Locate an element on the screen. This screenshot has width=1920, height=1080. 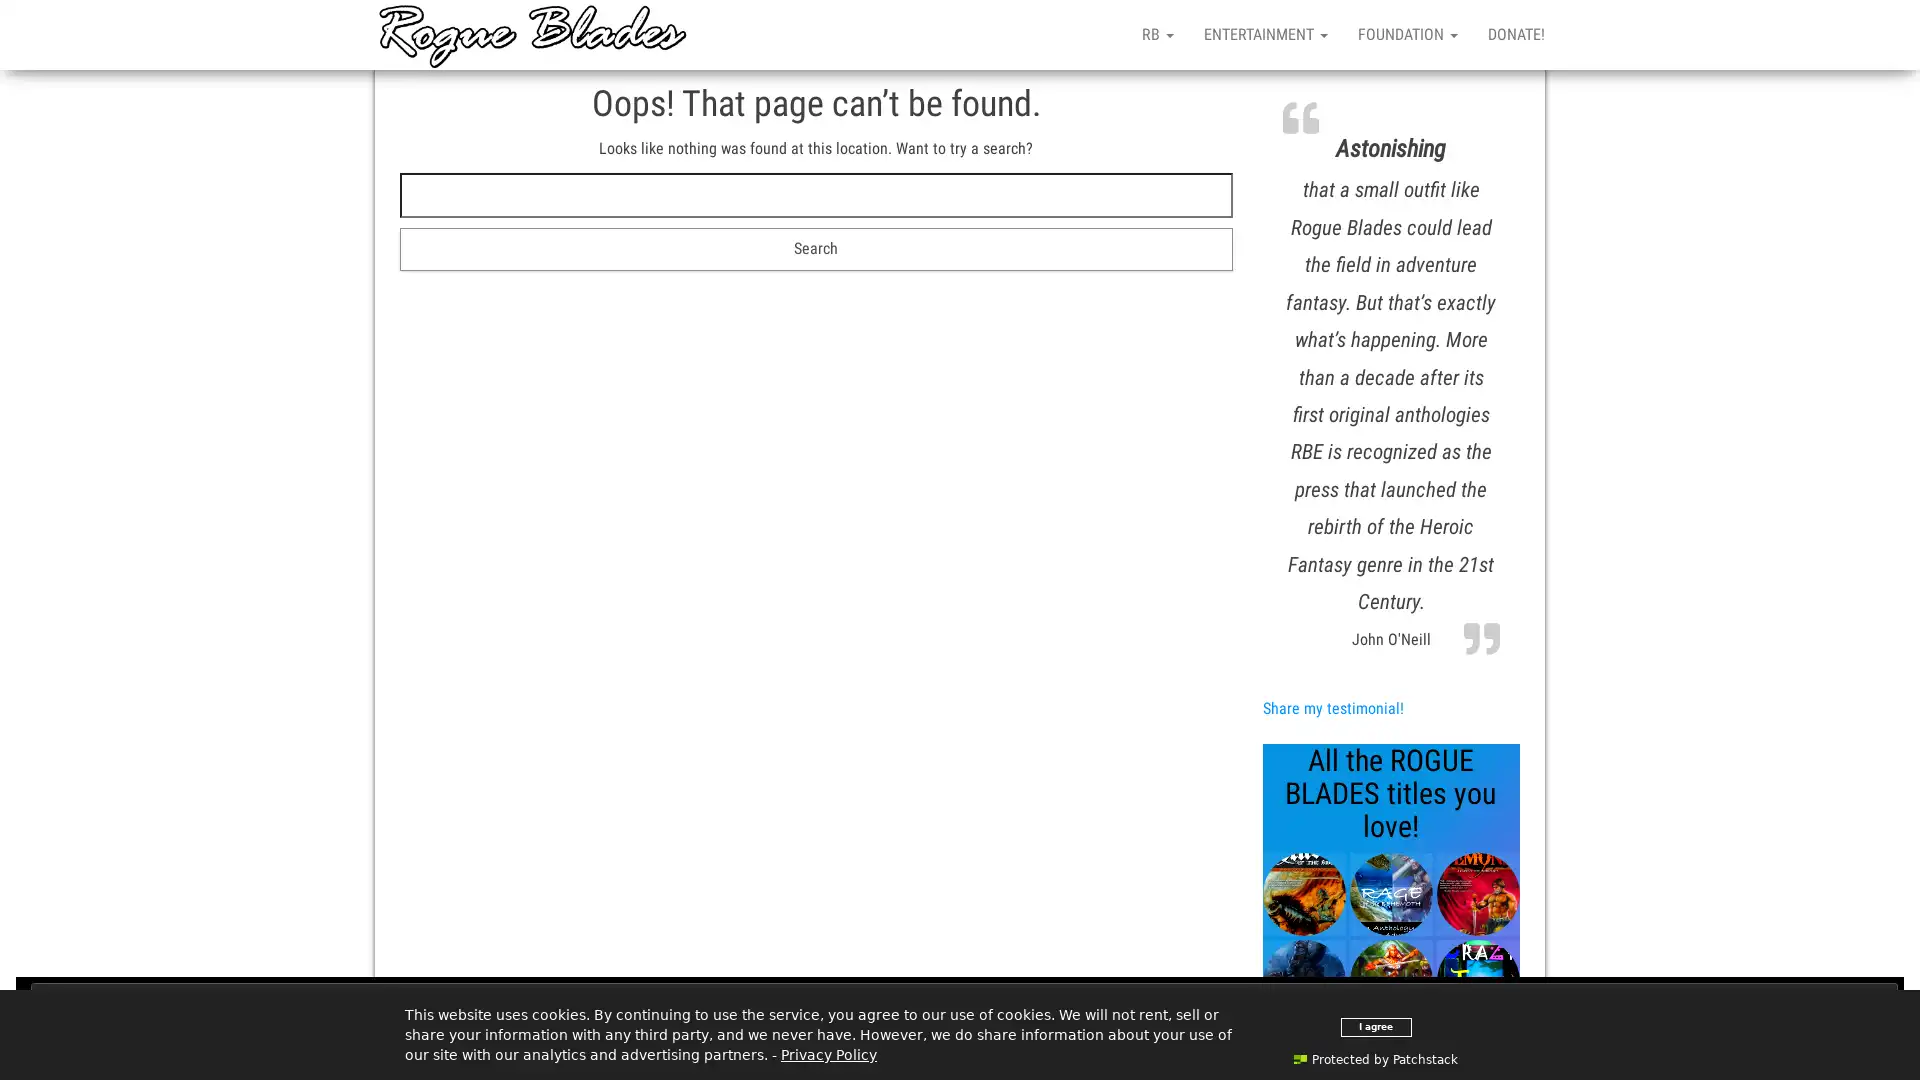
Search is located at coordinates (816, 248).